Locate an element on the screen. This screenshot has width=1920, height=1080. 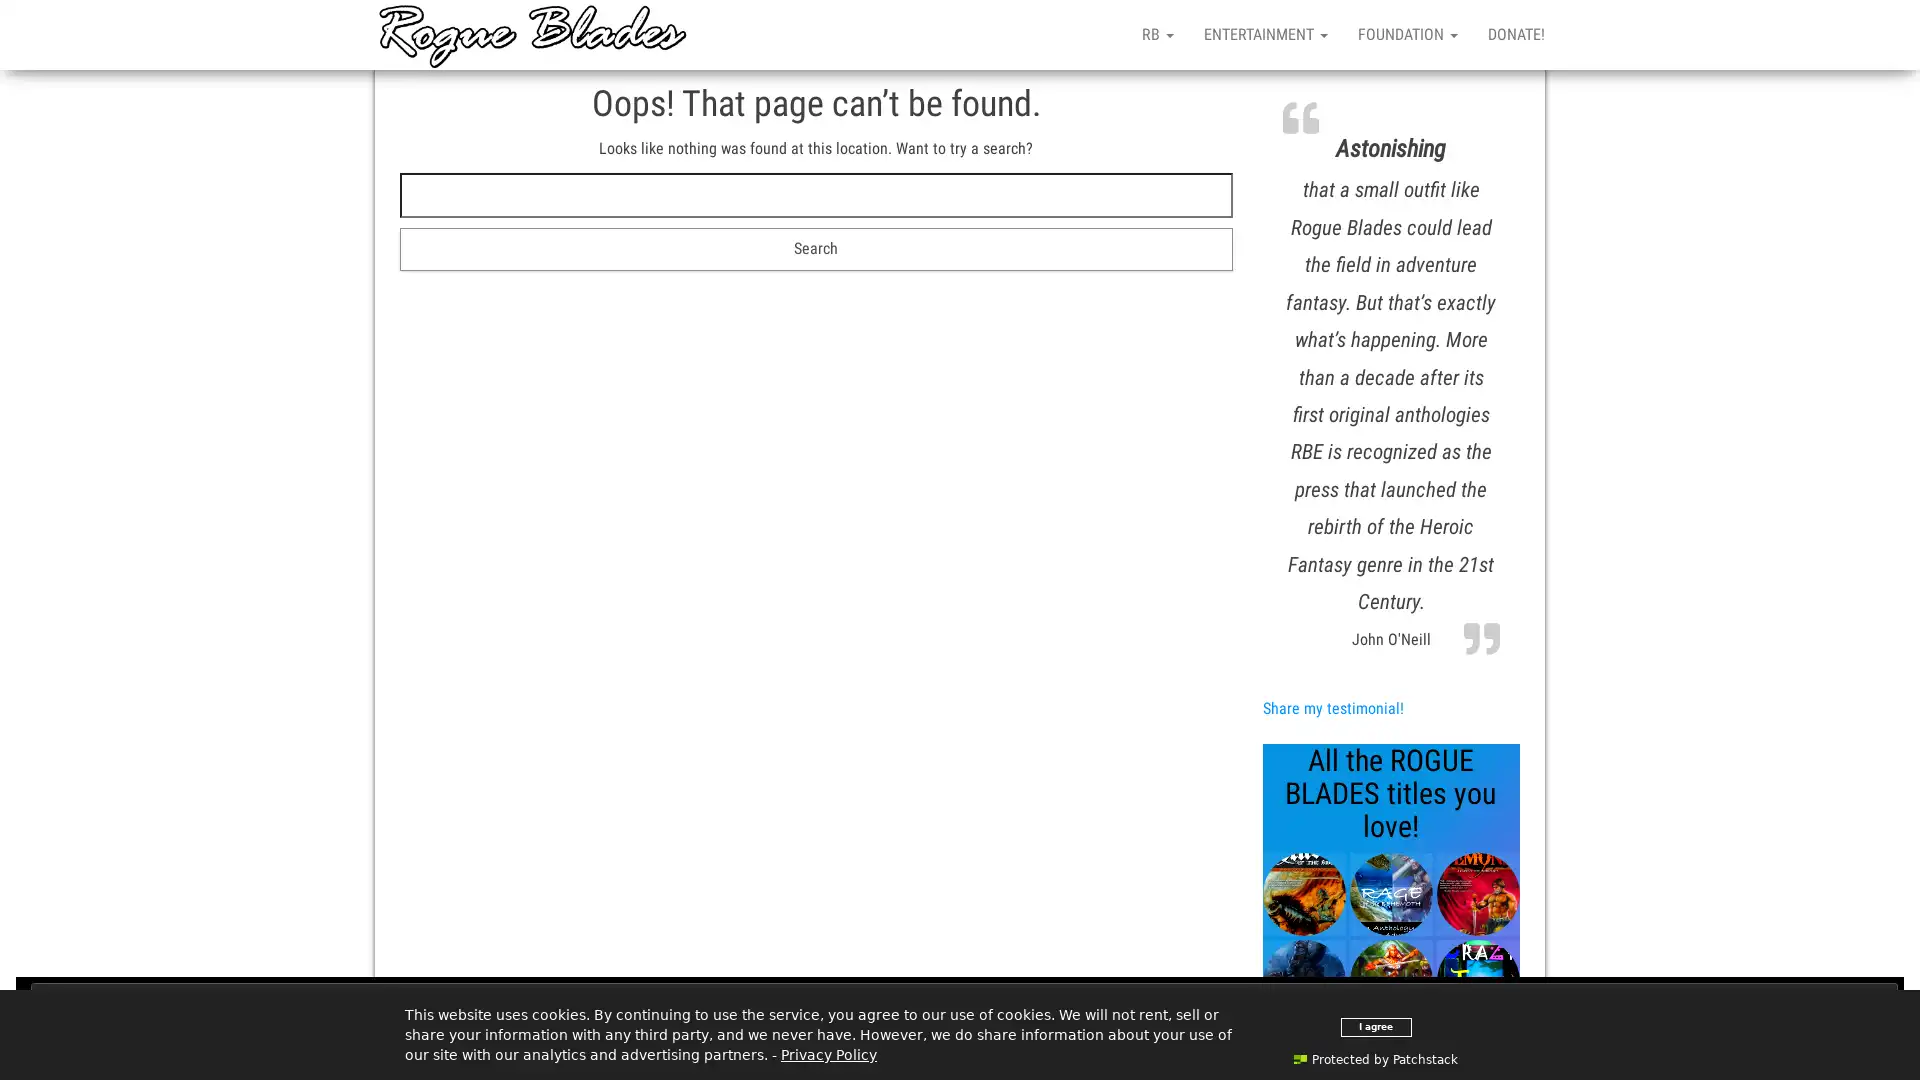
Search is located at coordinates (816, 248).